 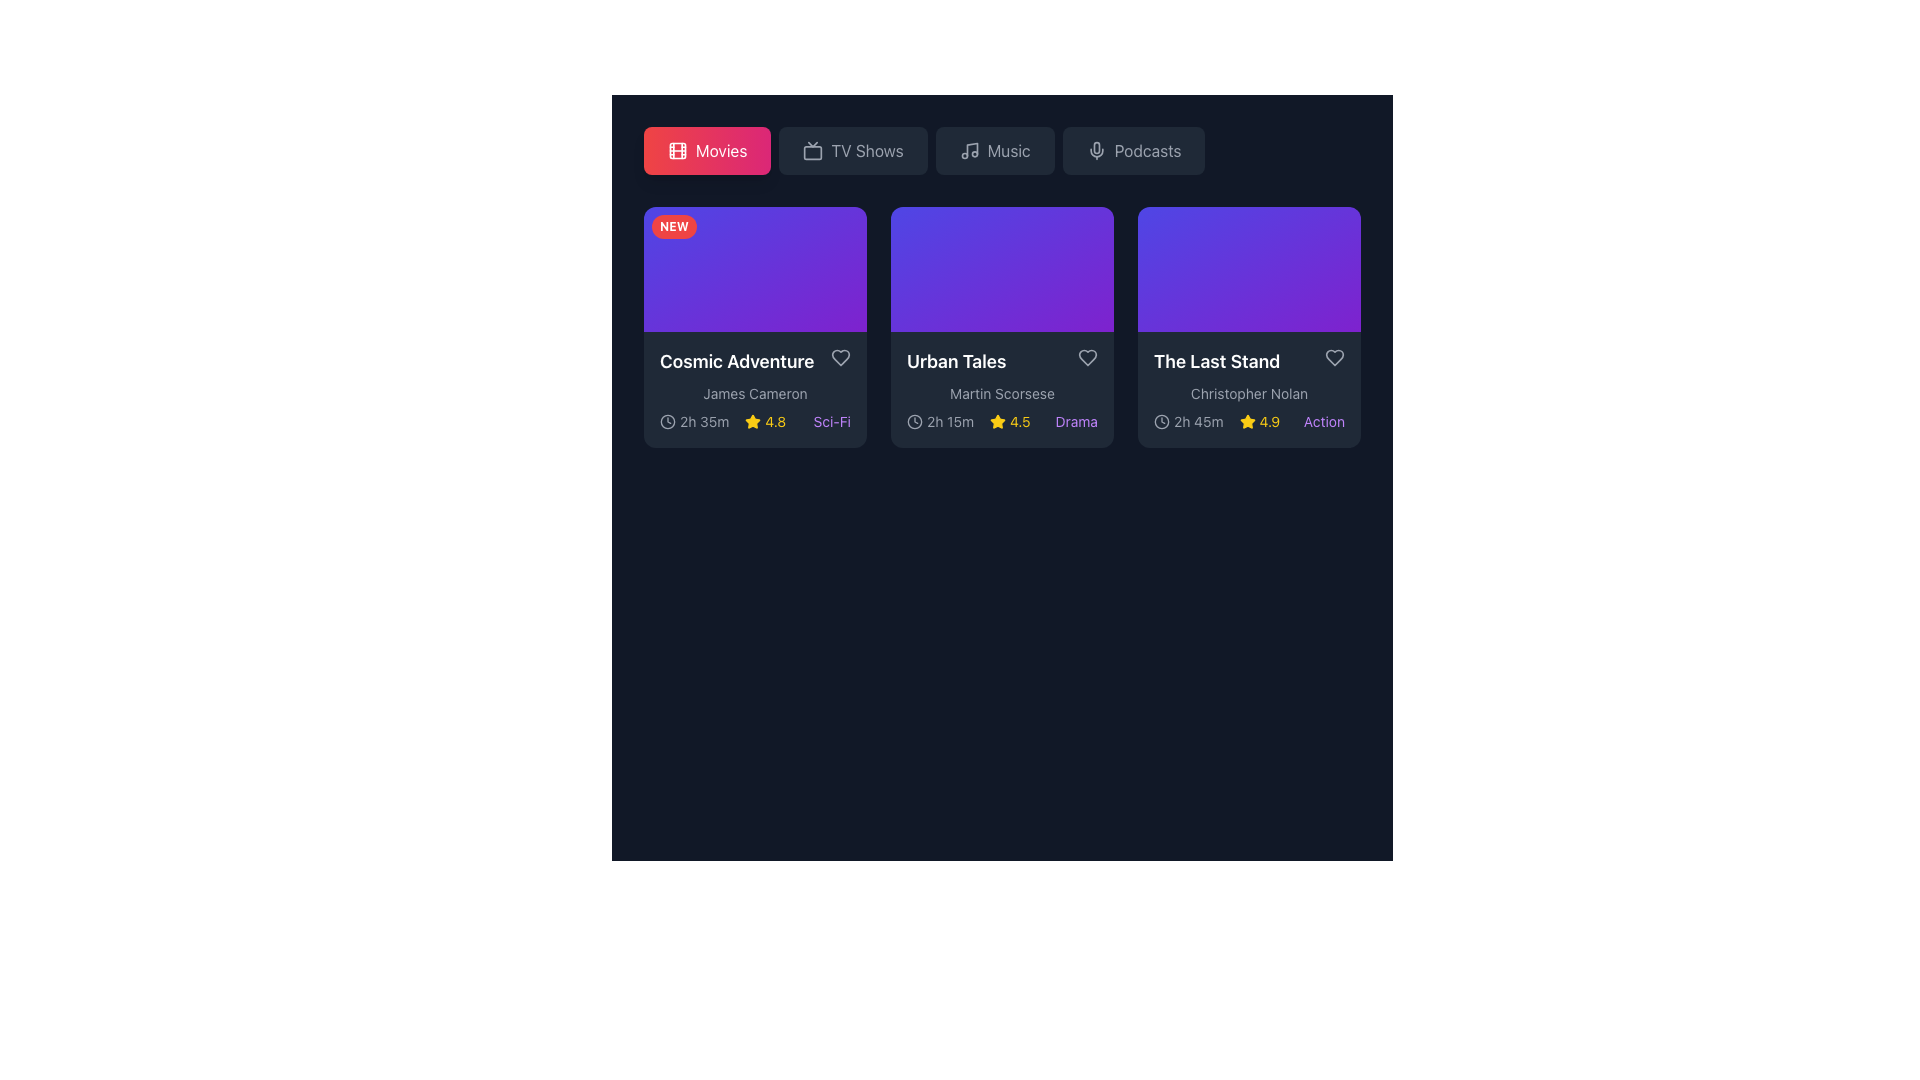 I want to click on the heart-shaped outlined icon located in the lower right corner of the 'The Last Stand' movie card, so click(x=1334, y=357).